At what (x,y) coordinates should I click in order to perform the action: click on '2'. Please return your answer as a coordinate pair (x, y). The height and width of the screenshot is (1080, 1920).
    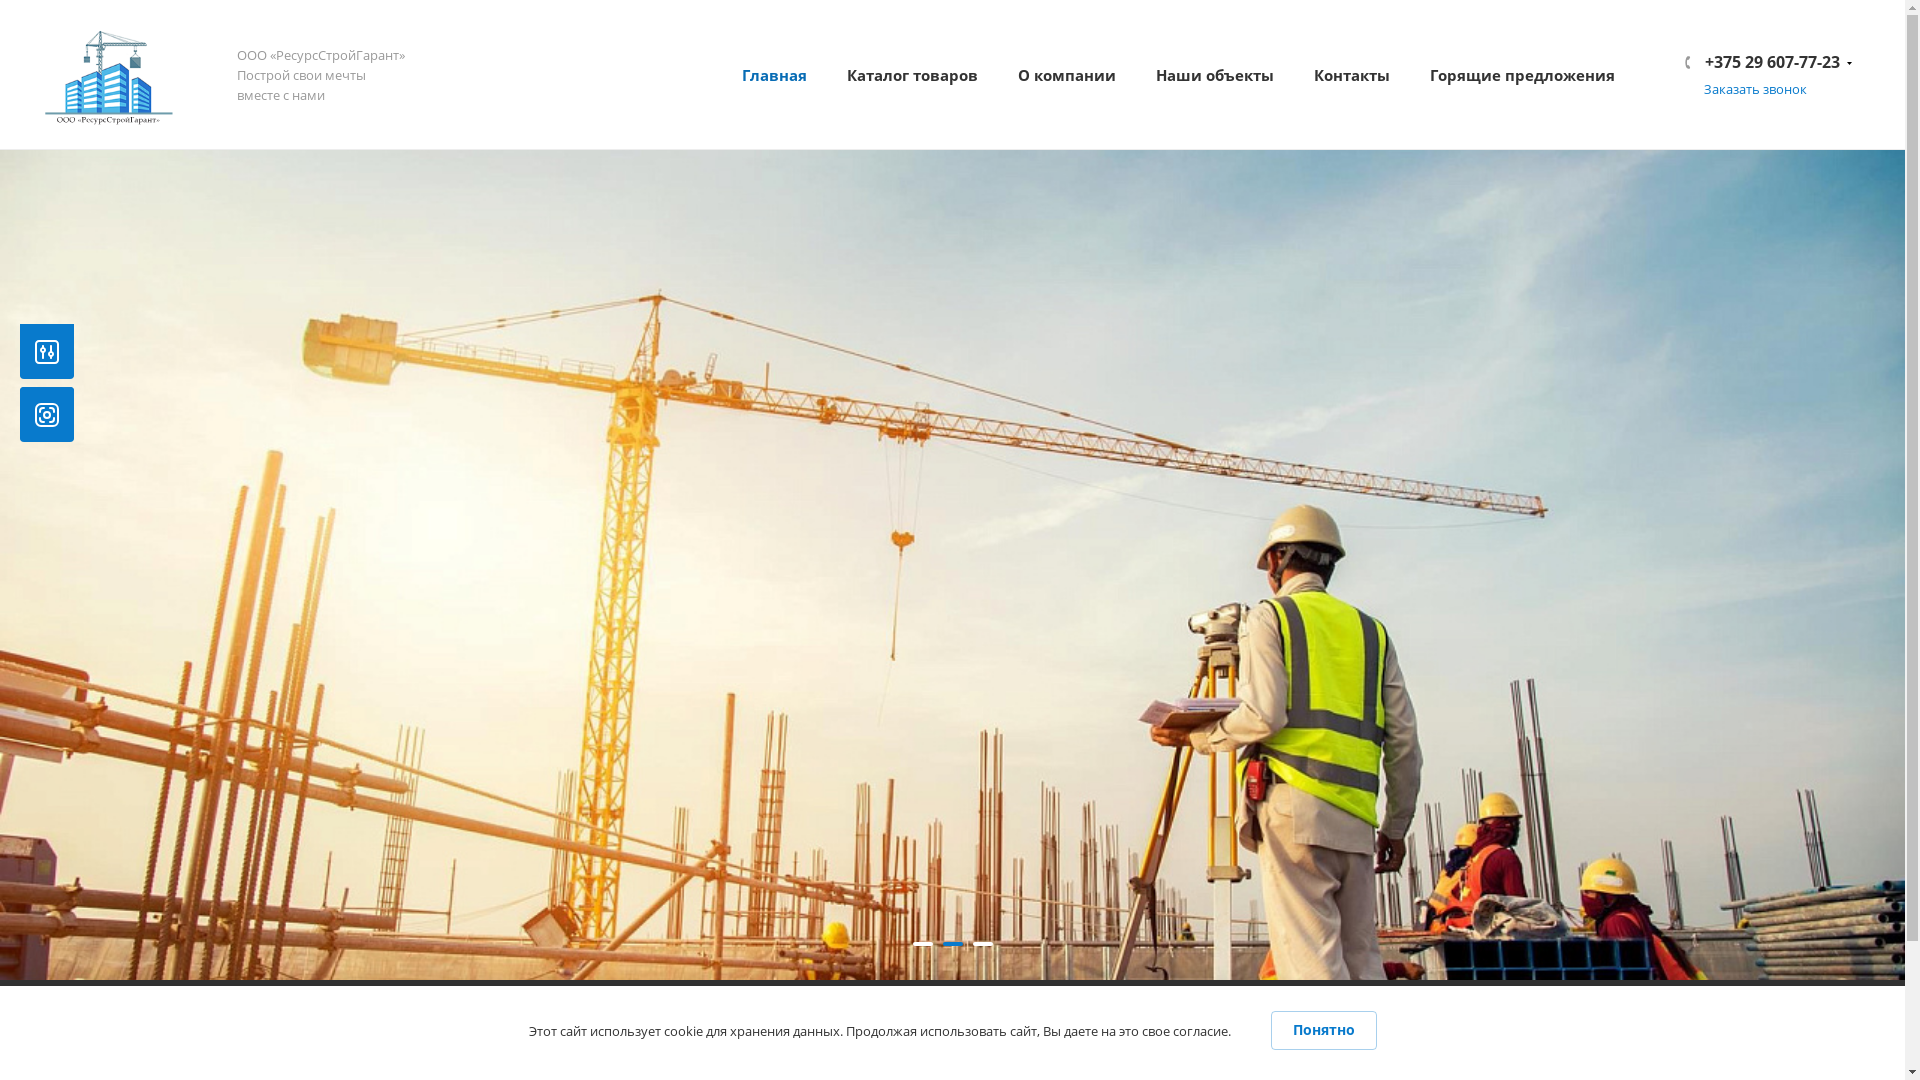
    Looking at the image, I should click on (950, 944).